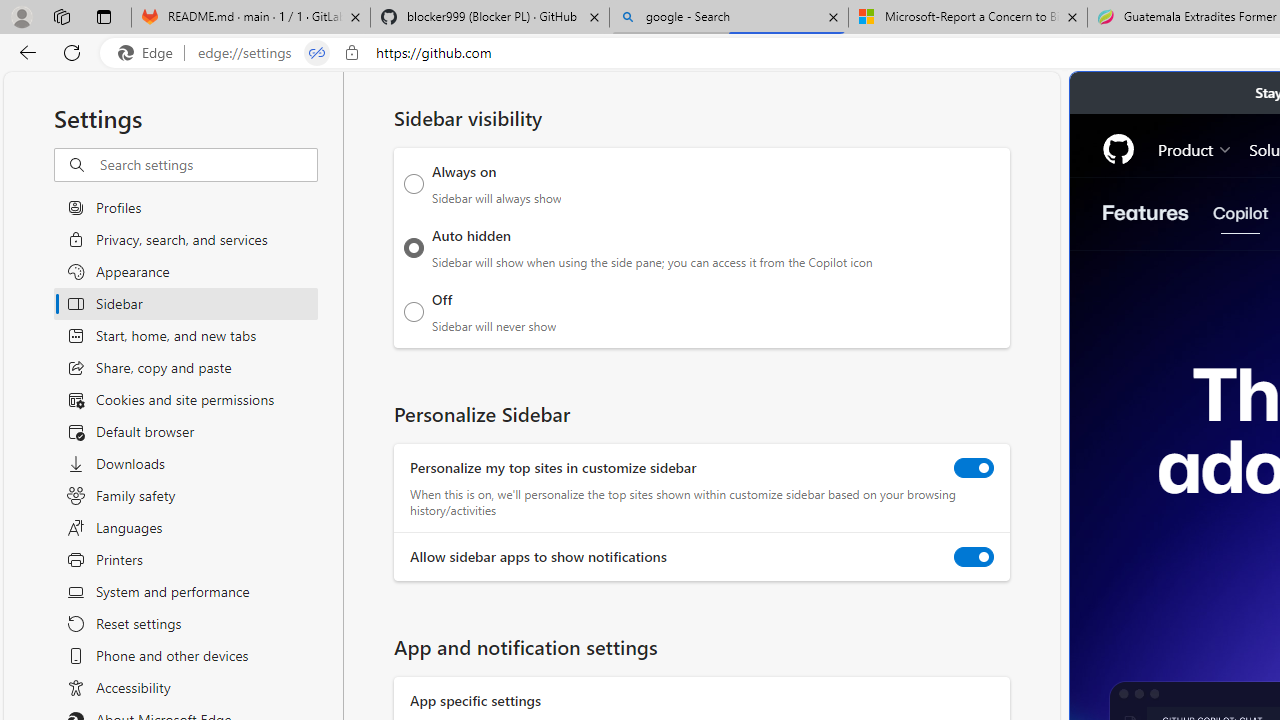 Image resolution: width=1280 pixels, height=720 pixels. I want to click on 'Copilot', so click(1239, 213).